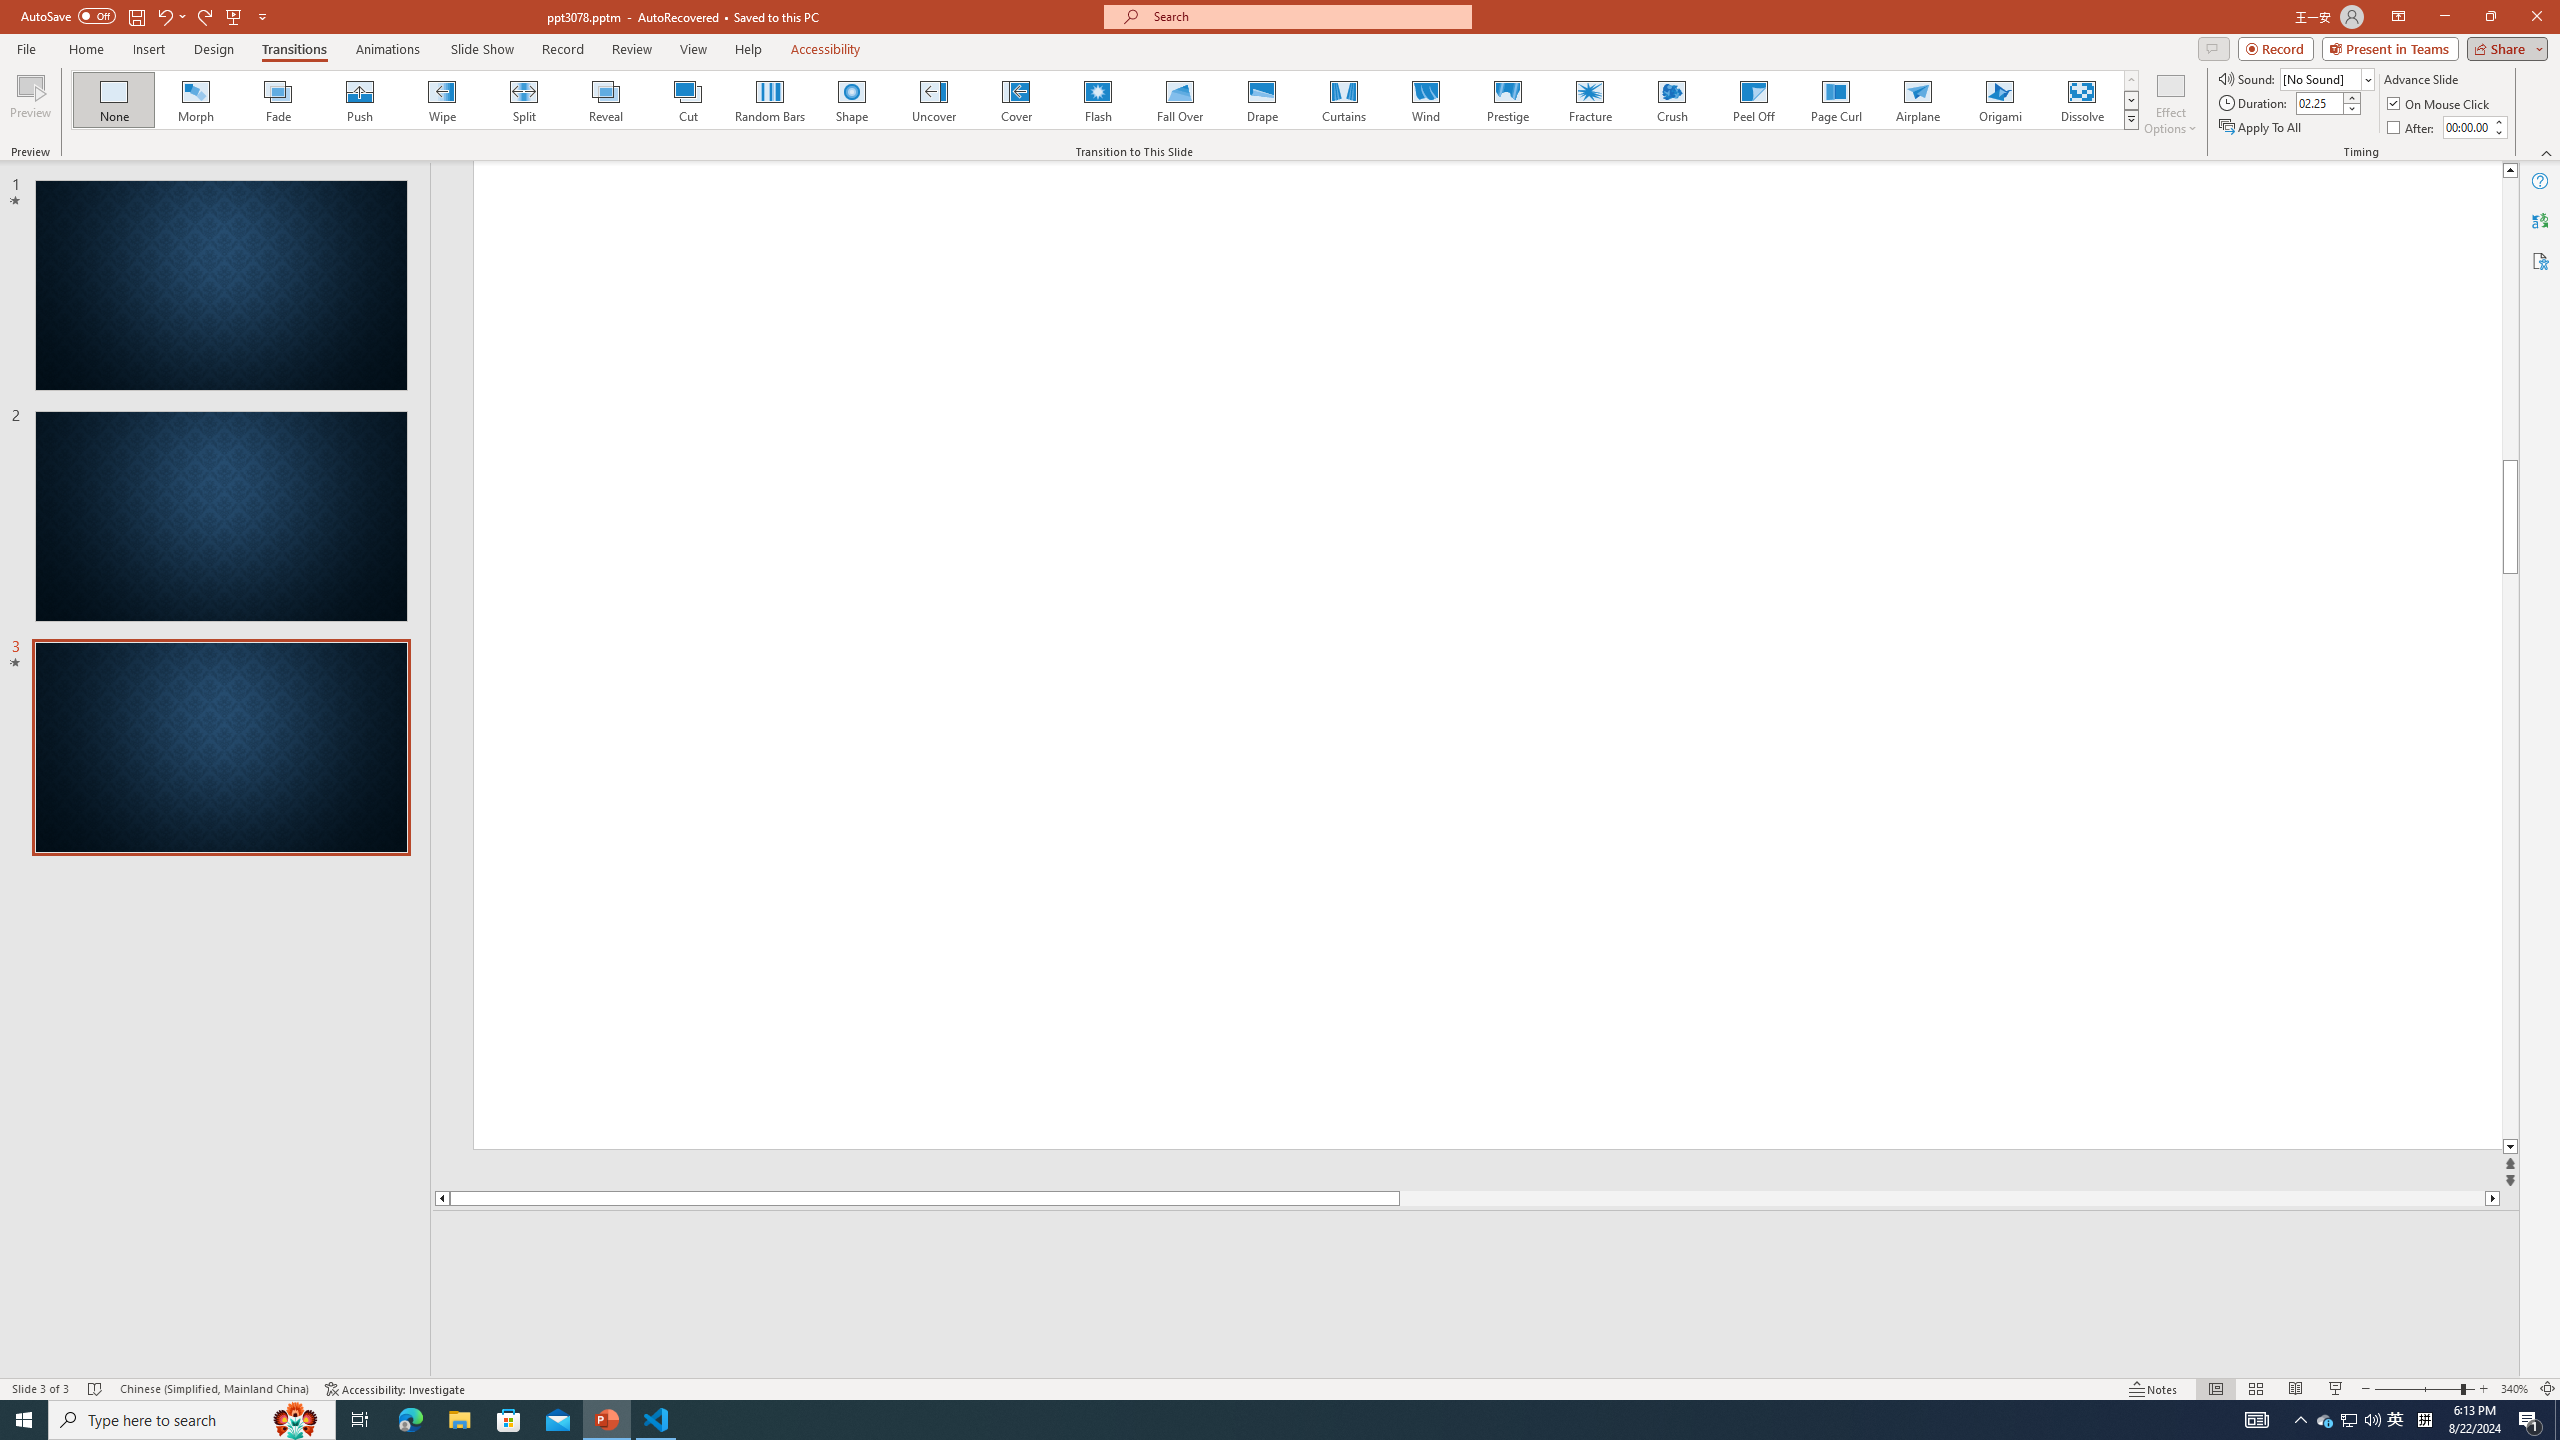 This screenshot has width=2560, height=1440. I want to click on 'Effect Options', so click(2169, 103).